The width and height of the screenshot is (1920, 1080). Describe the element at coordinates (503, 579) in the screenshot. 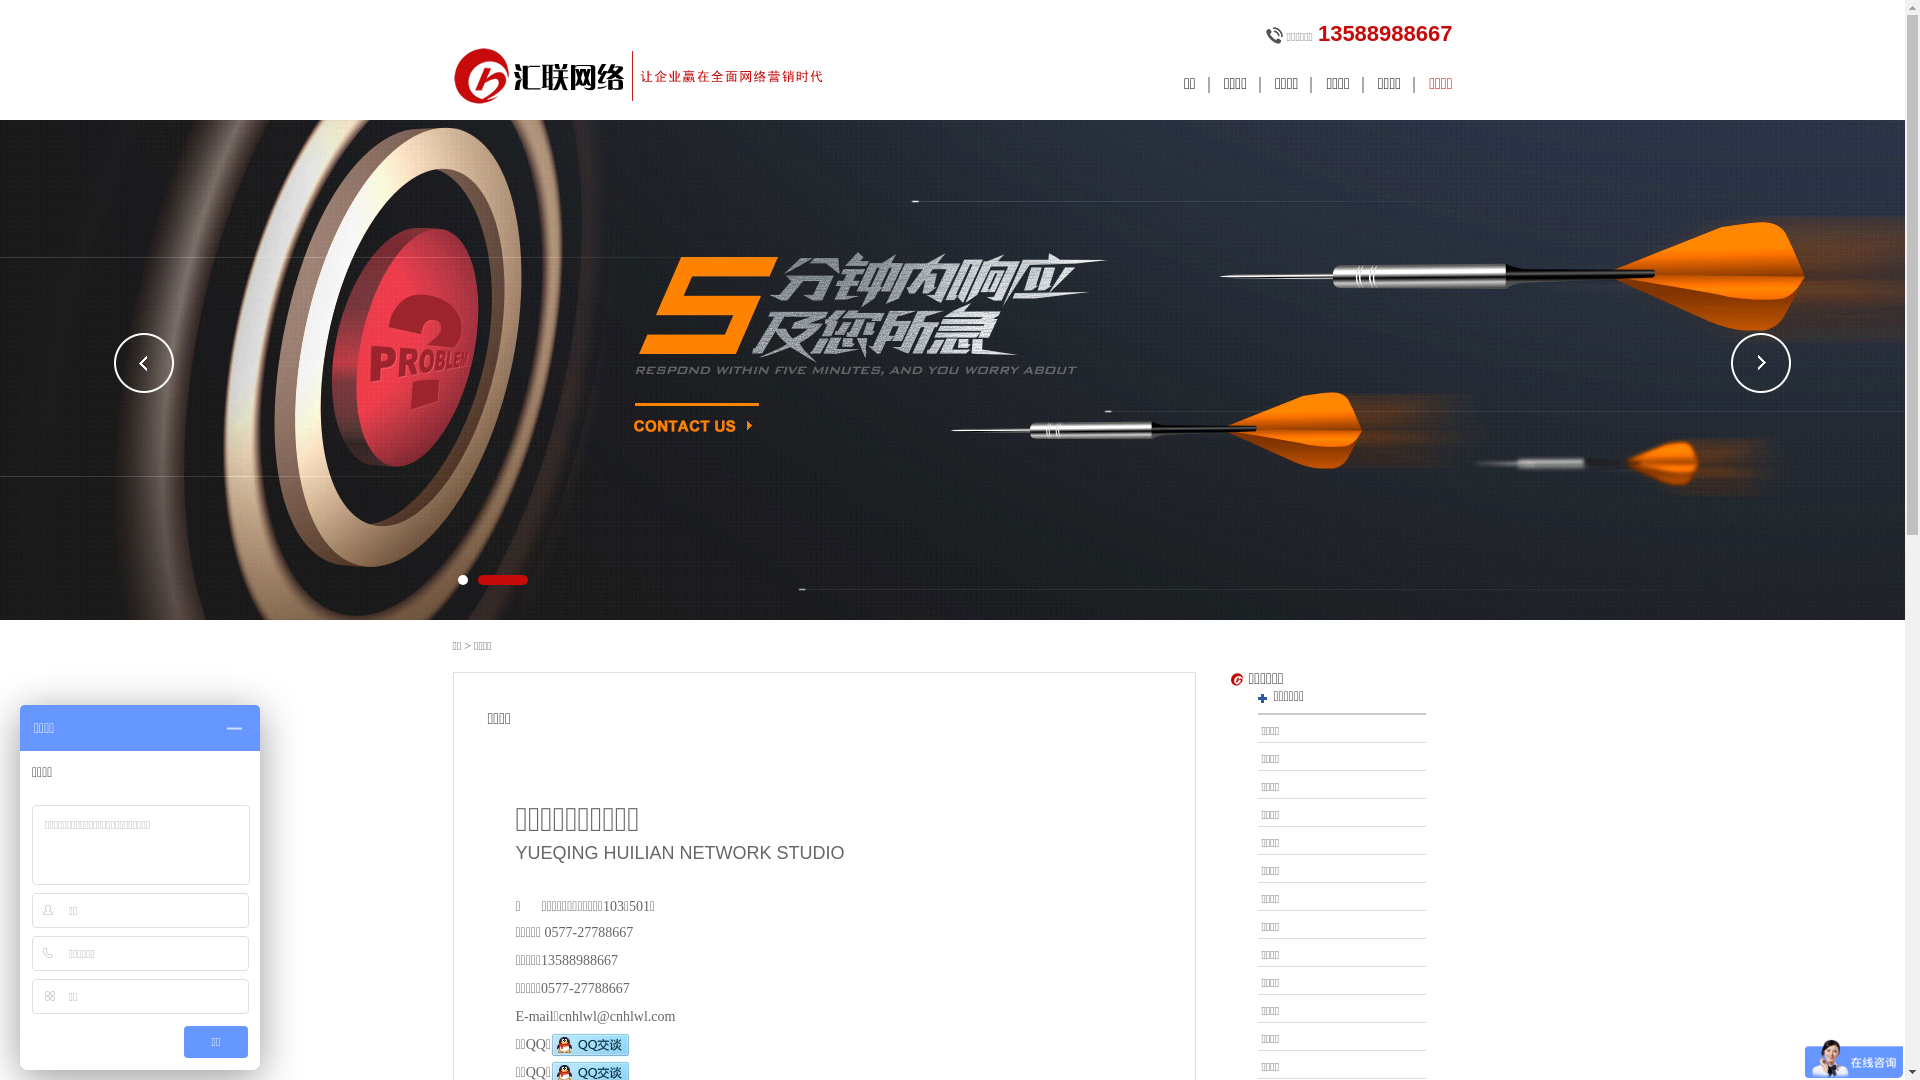

I see `'2'` at that location.